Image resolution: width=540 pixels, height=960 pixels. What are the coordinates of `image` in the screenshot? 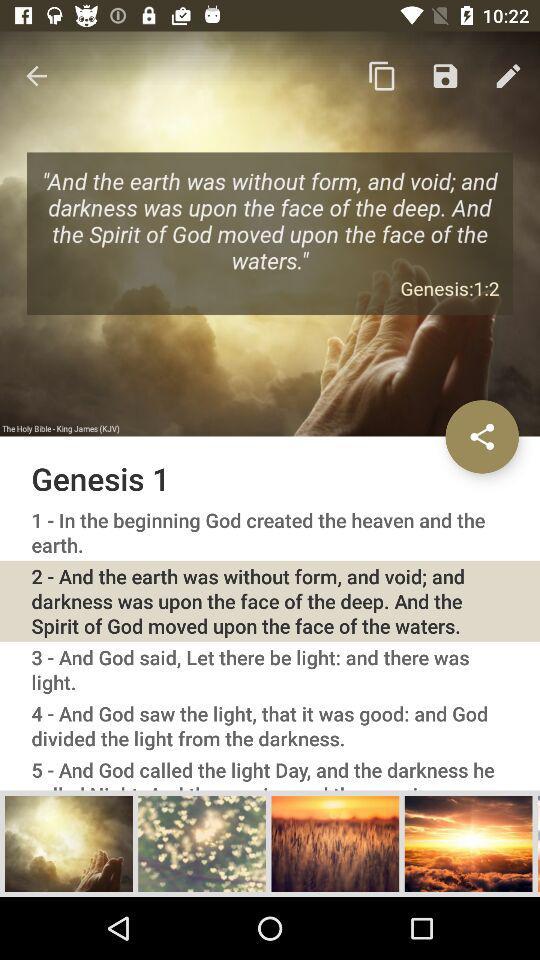 It's located at (468, 842).